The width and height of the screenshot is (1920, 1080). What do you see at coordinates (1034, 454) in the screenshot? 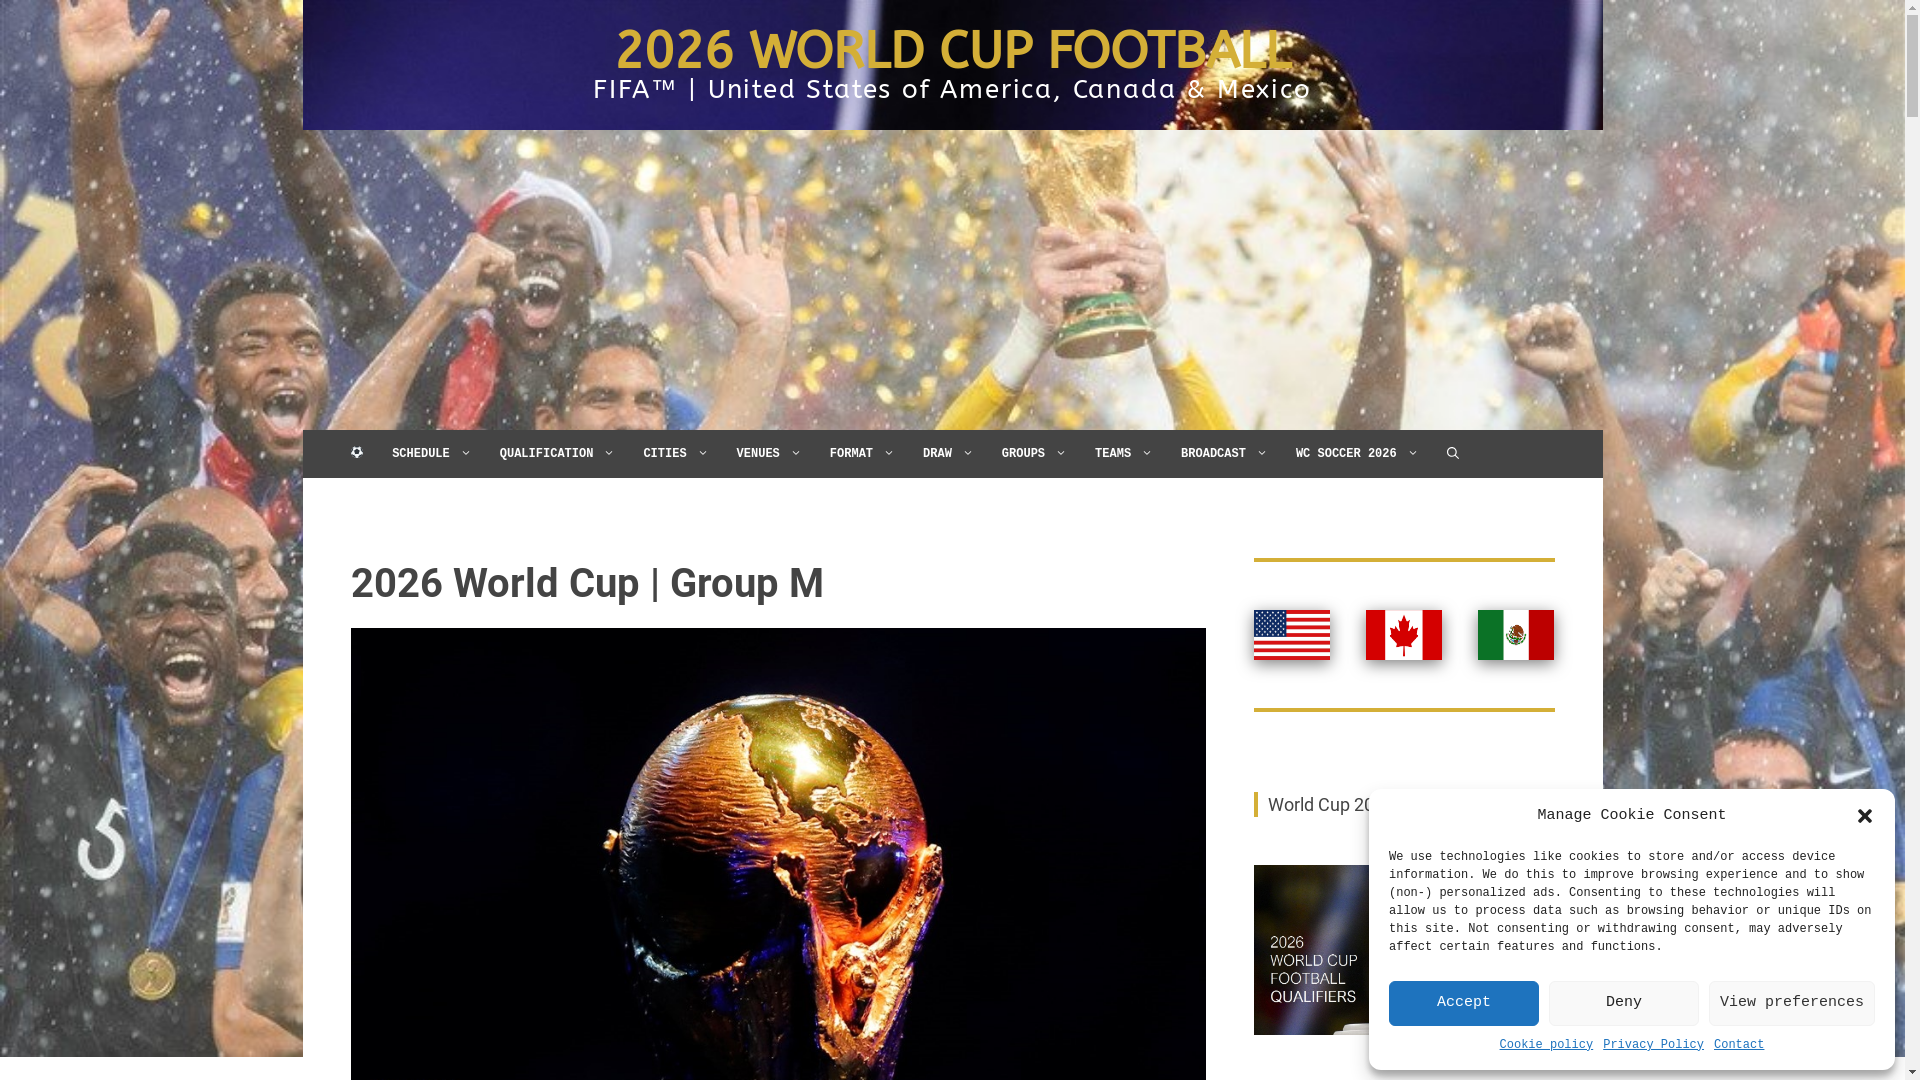
I see `'GROUPS'` at bounding box center [1034, 454].